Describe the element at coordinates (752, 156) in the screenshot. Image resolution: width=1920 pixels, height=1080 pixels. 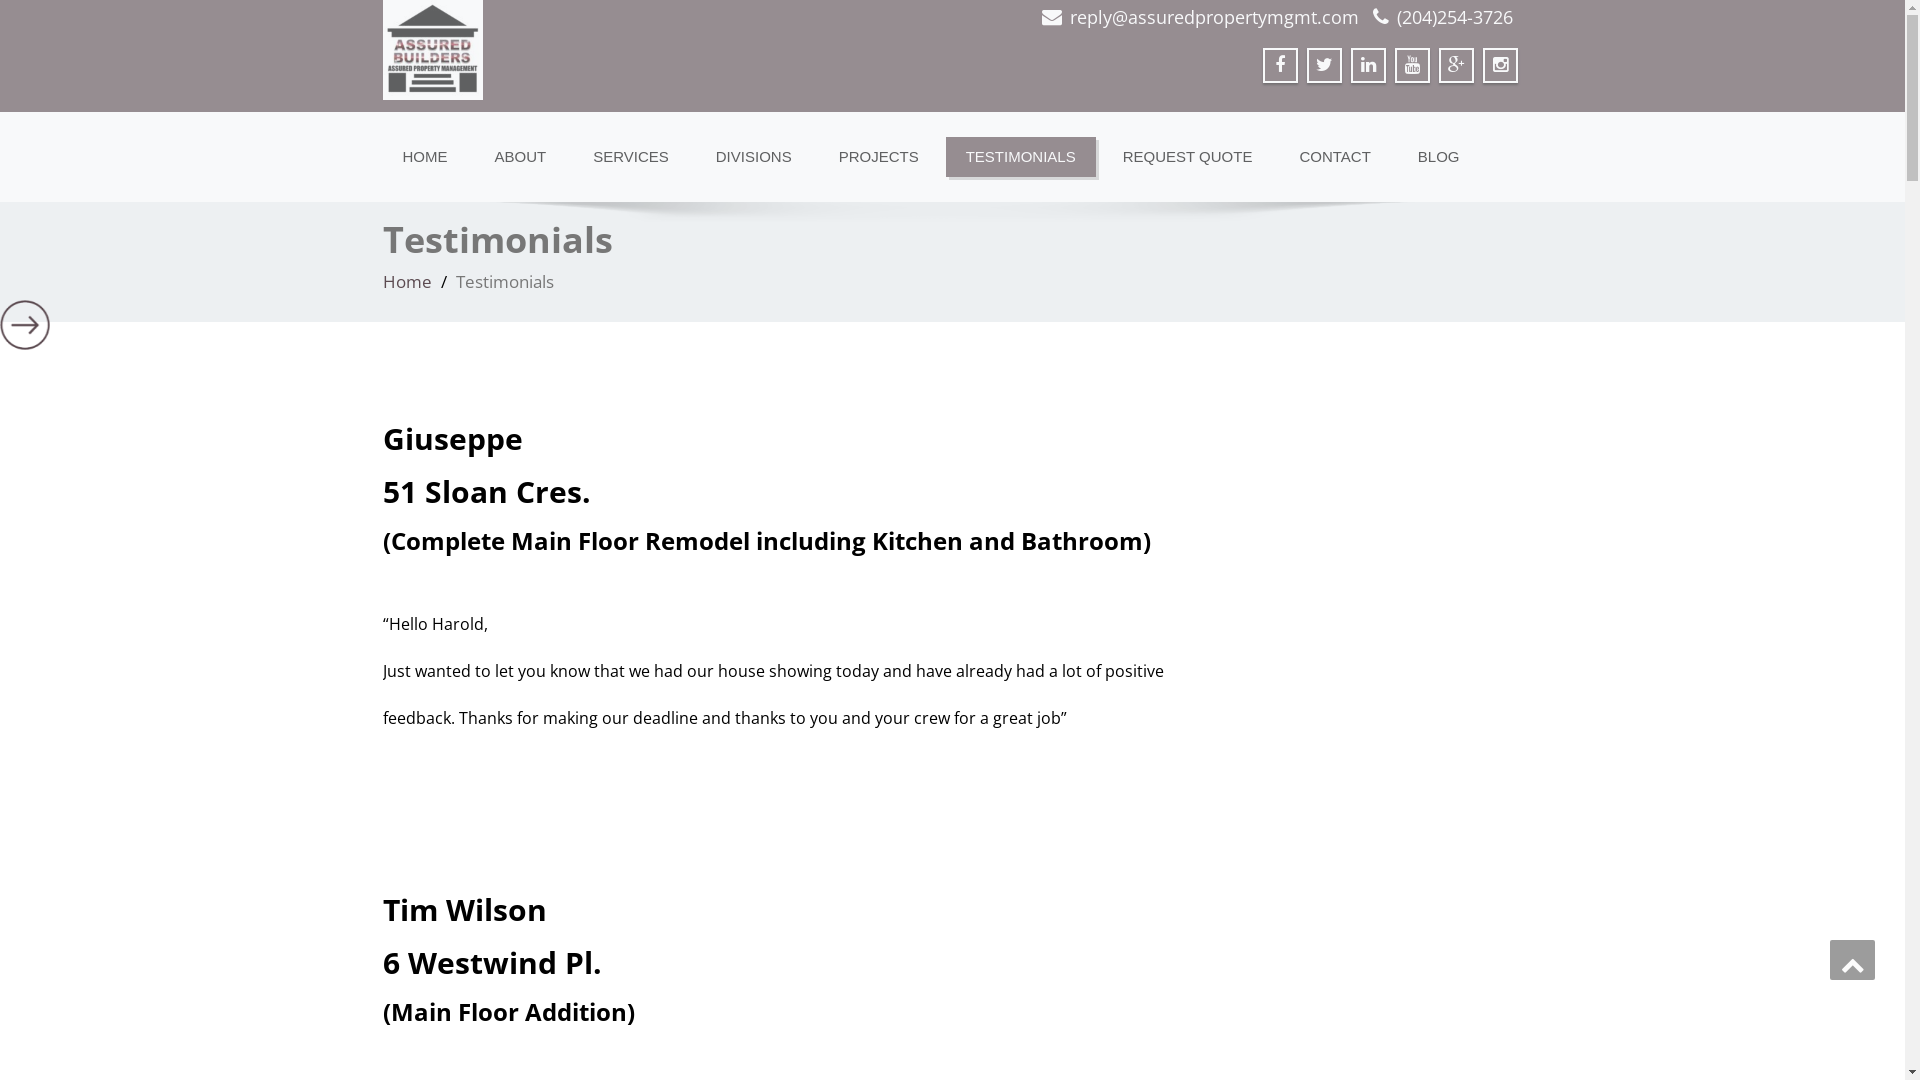
I see `'DIVISIONS'` at that location.